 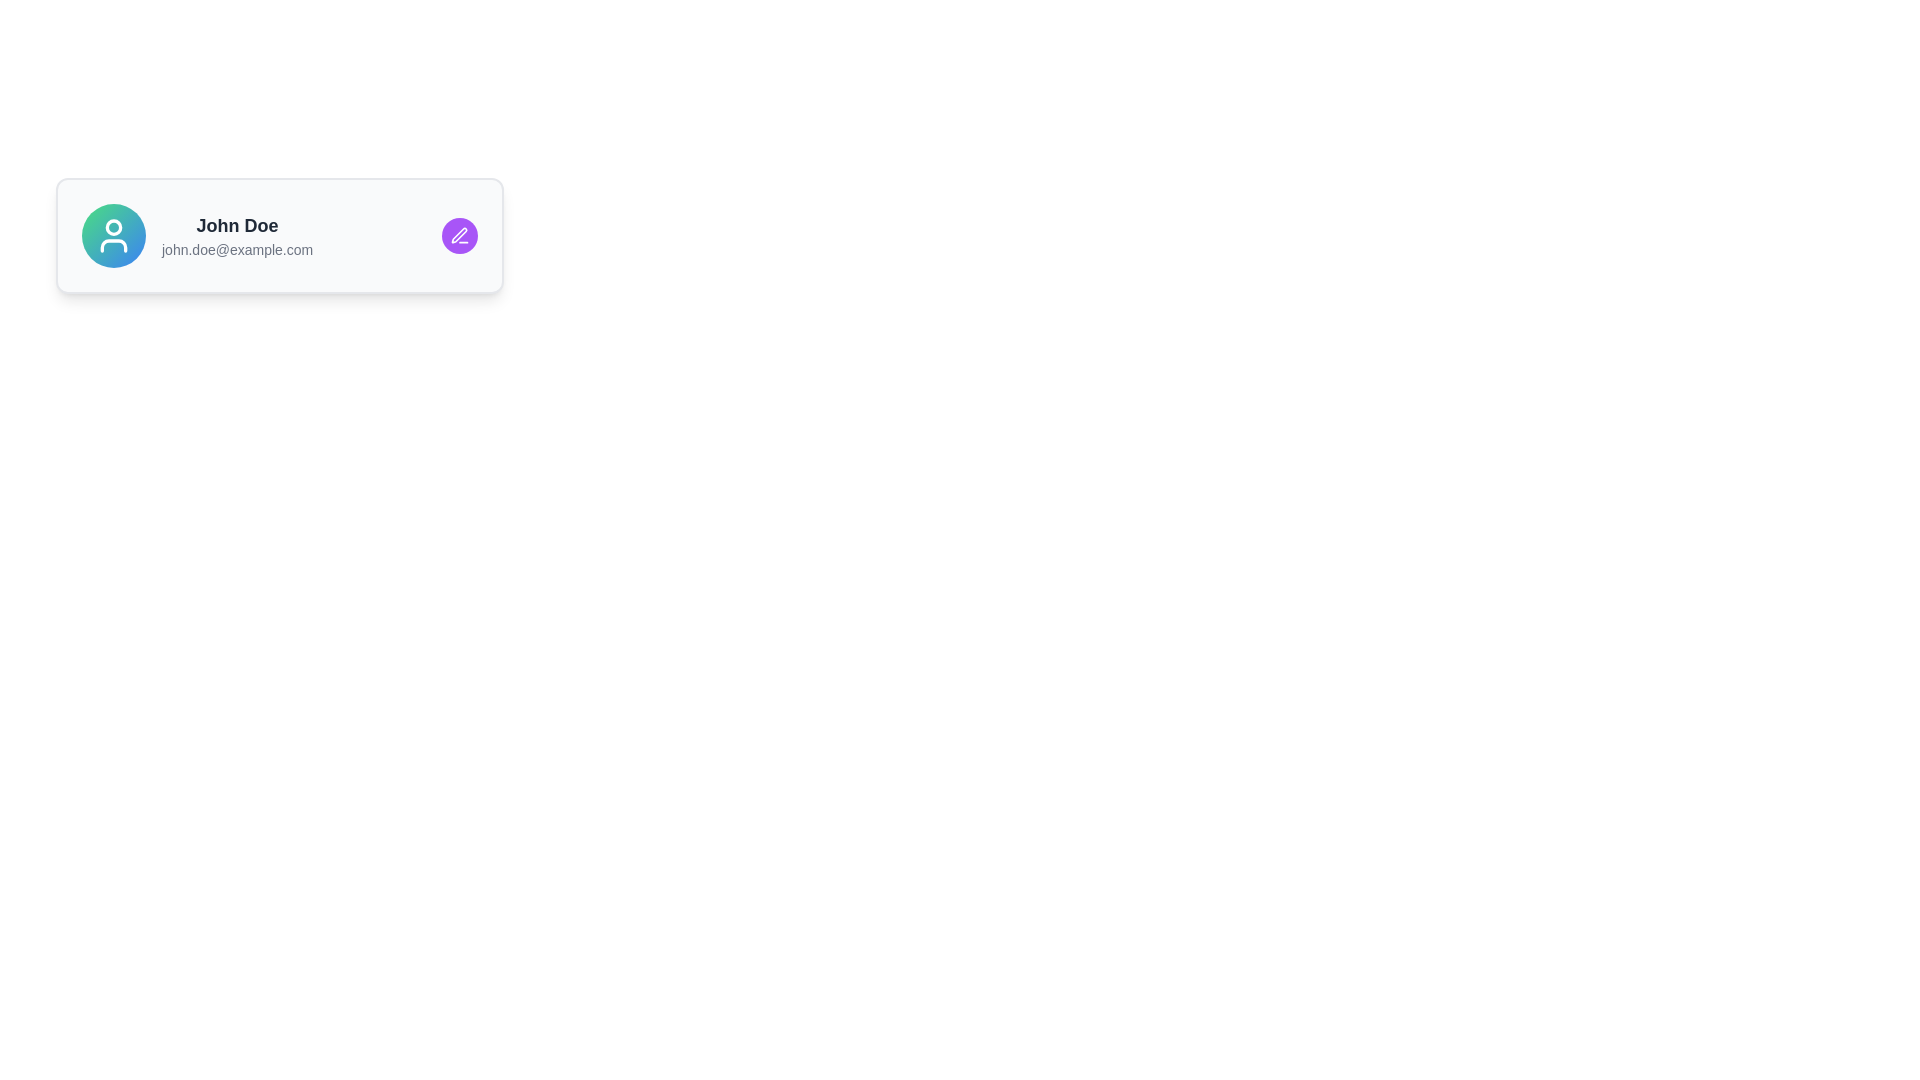 What do you see at coordinates (113, 234) in the screenshot?
I see `the user profile SVG icon located within the circular component to the left of the text block containing 'John Doe' and 'john.doe@example.com'` at bounding box center [113, 234].